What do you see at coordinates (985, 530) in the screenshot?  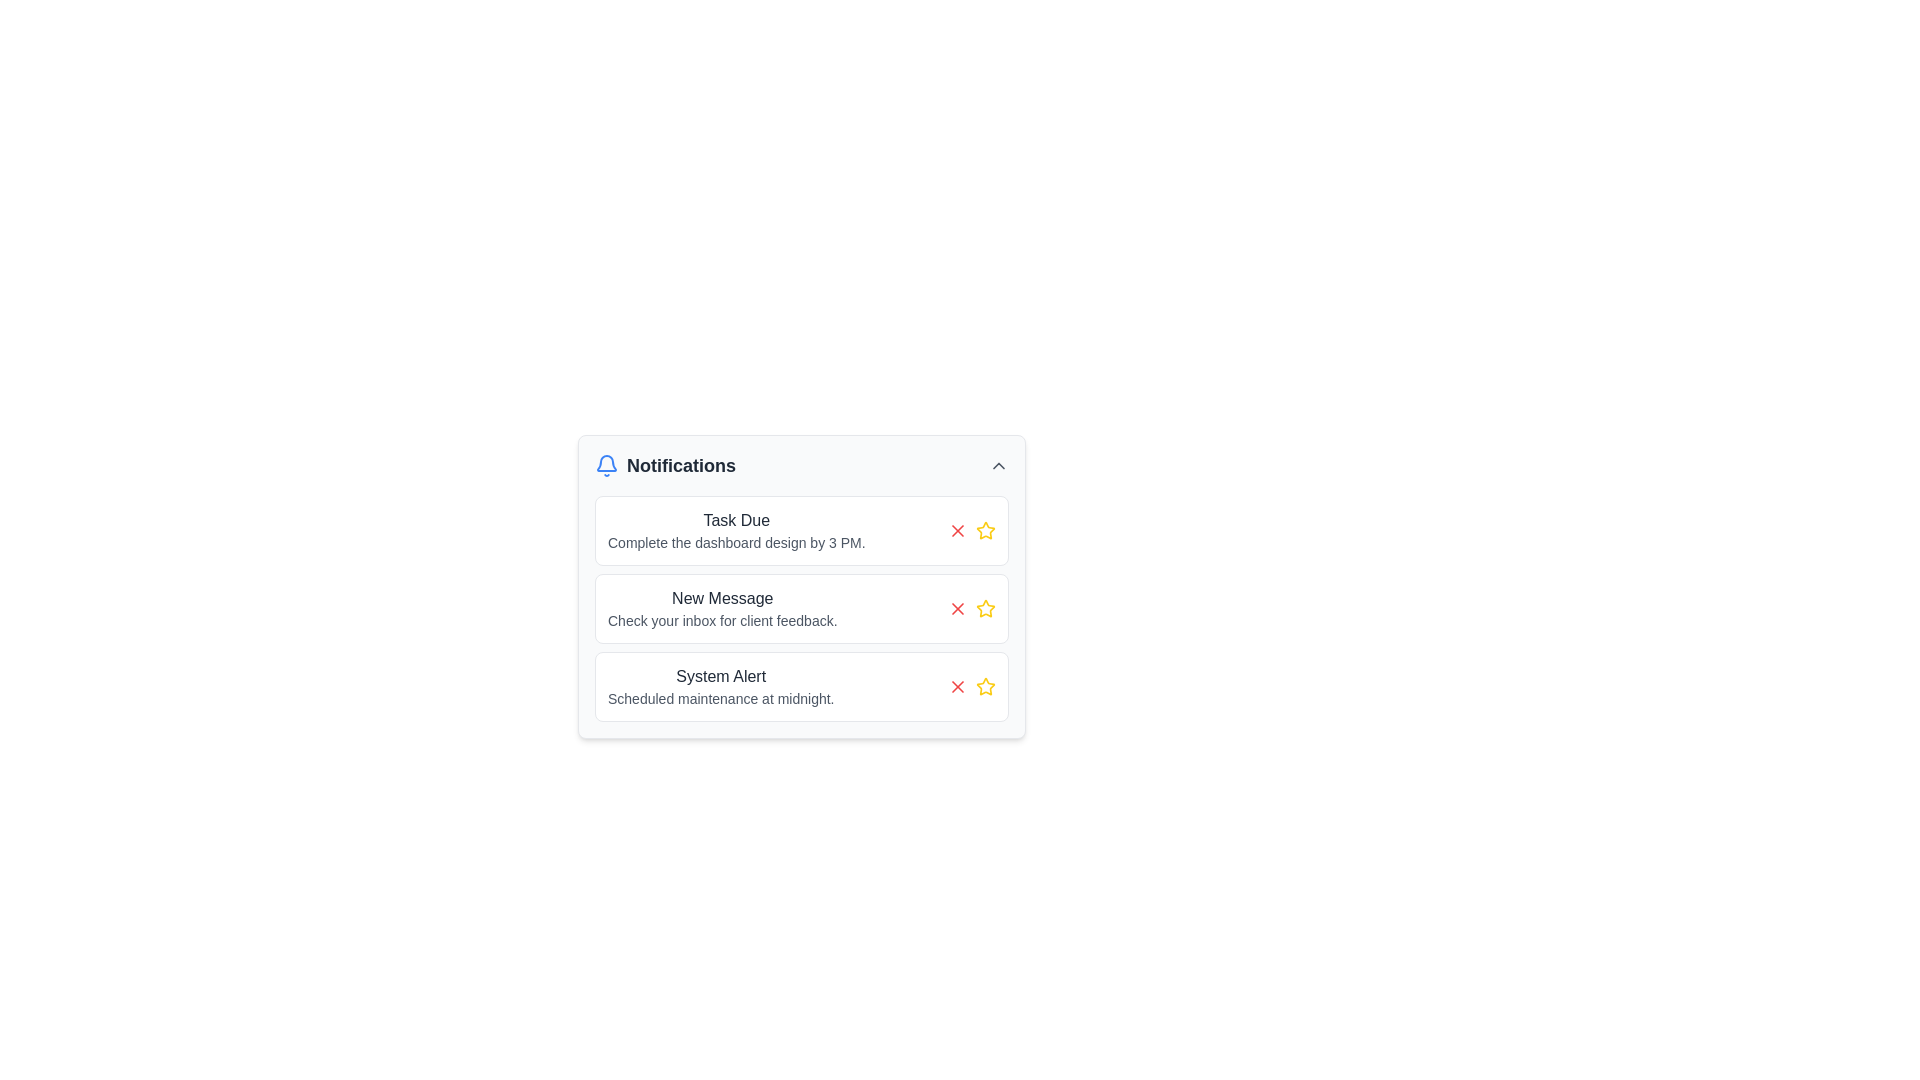 I see `the interactive star icon button to mark the notification titled 'Task Due' as a favorite` at bounding box center [985, 530].